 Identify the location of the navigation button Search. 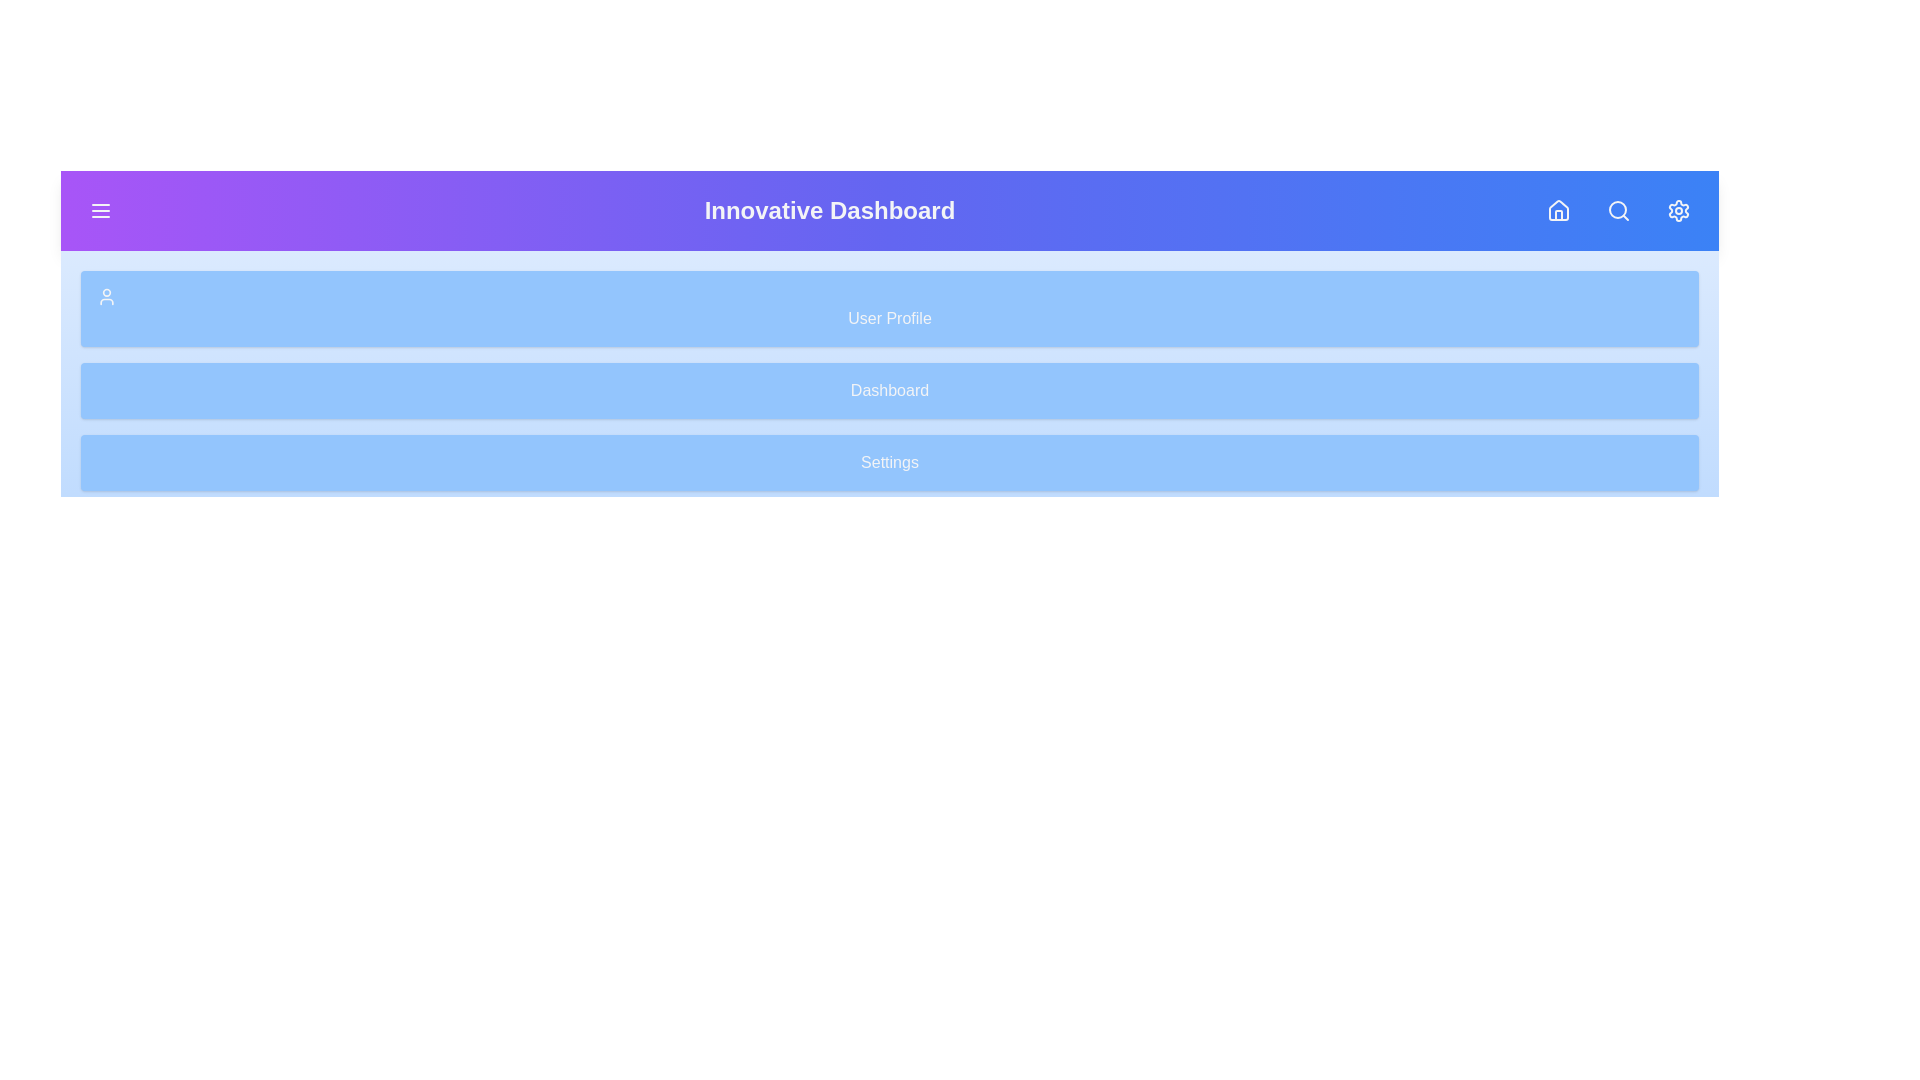
(1618, 211).